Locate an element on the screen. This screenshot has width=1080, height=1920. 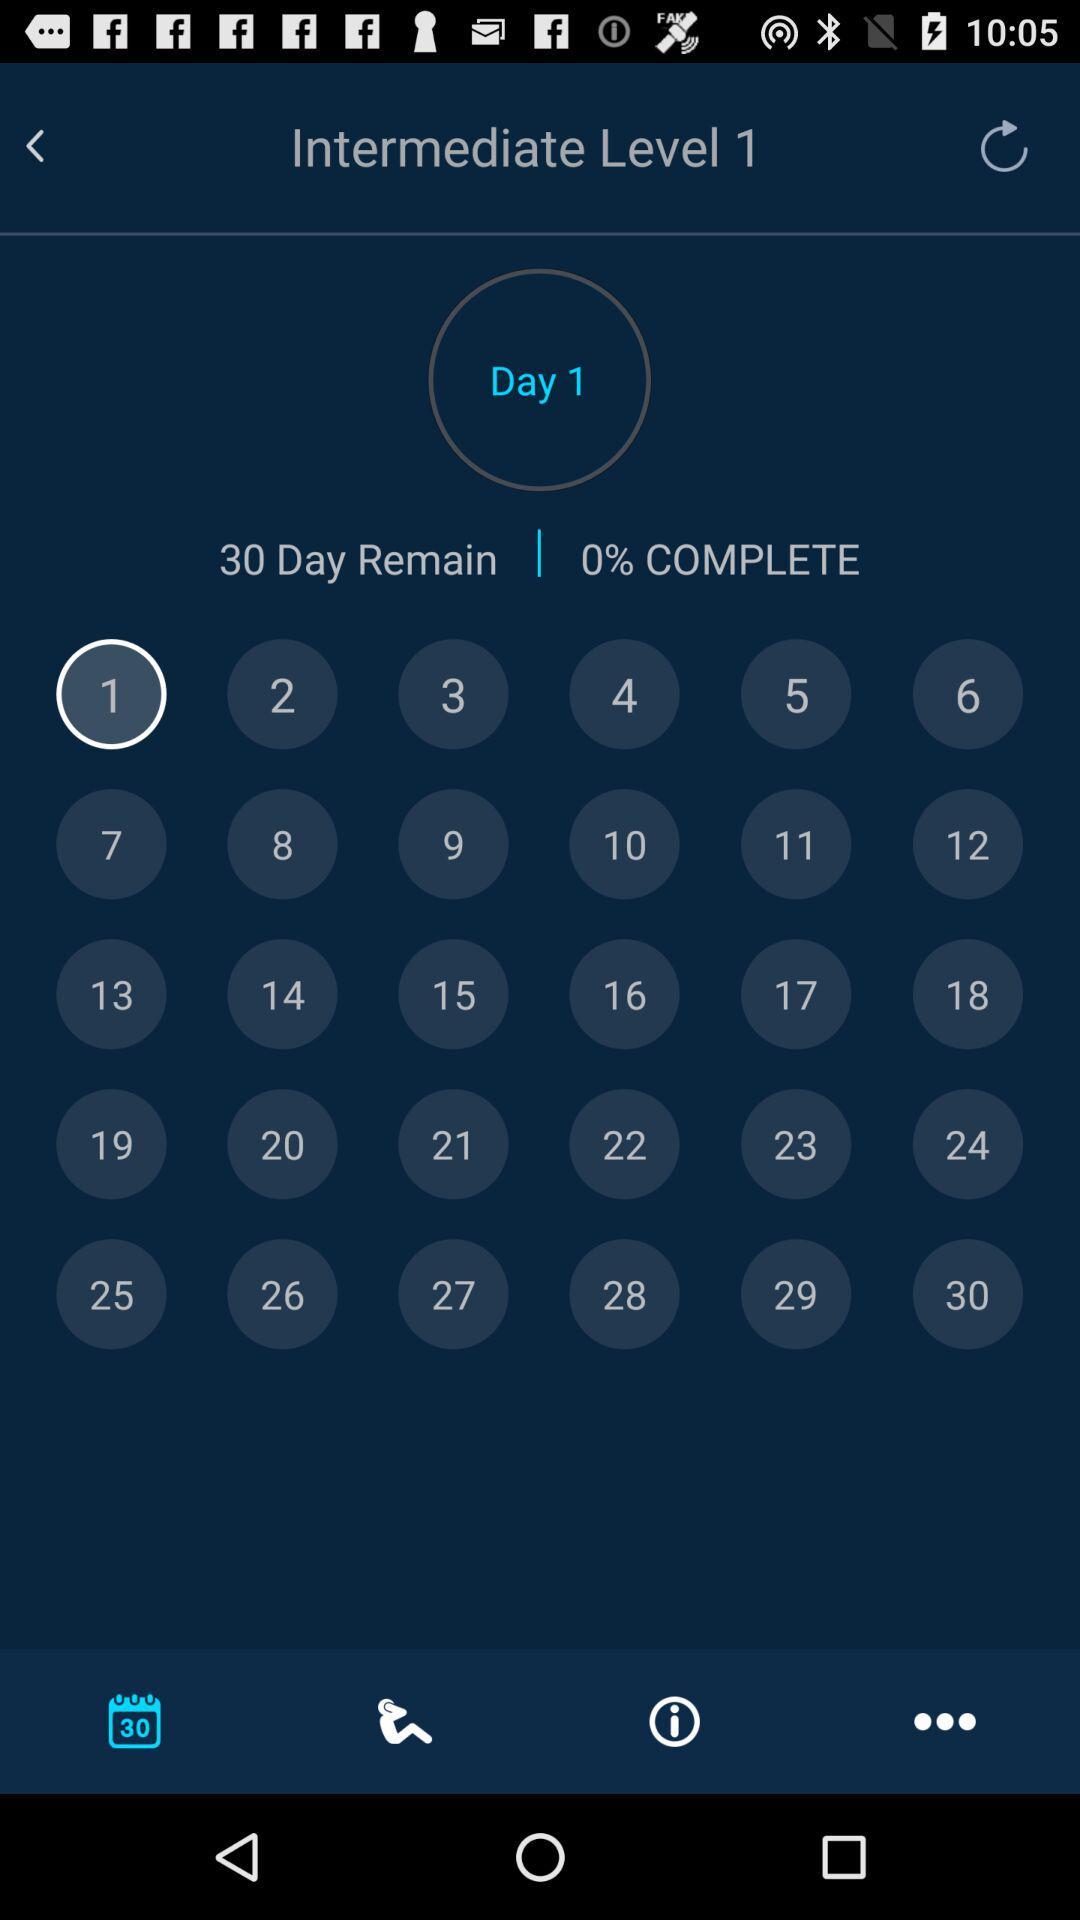
este o numero 10 is located at coordinates (623, 844).